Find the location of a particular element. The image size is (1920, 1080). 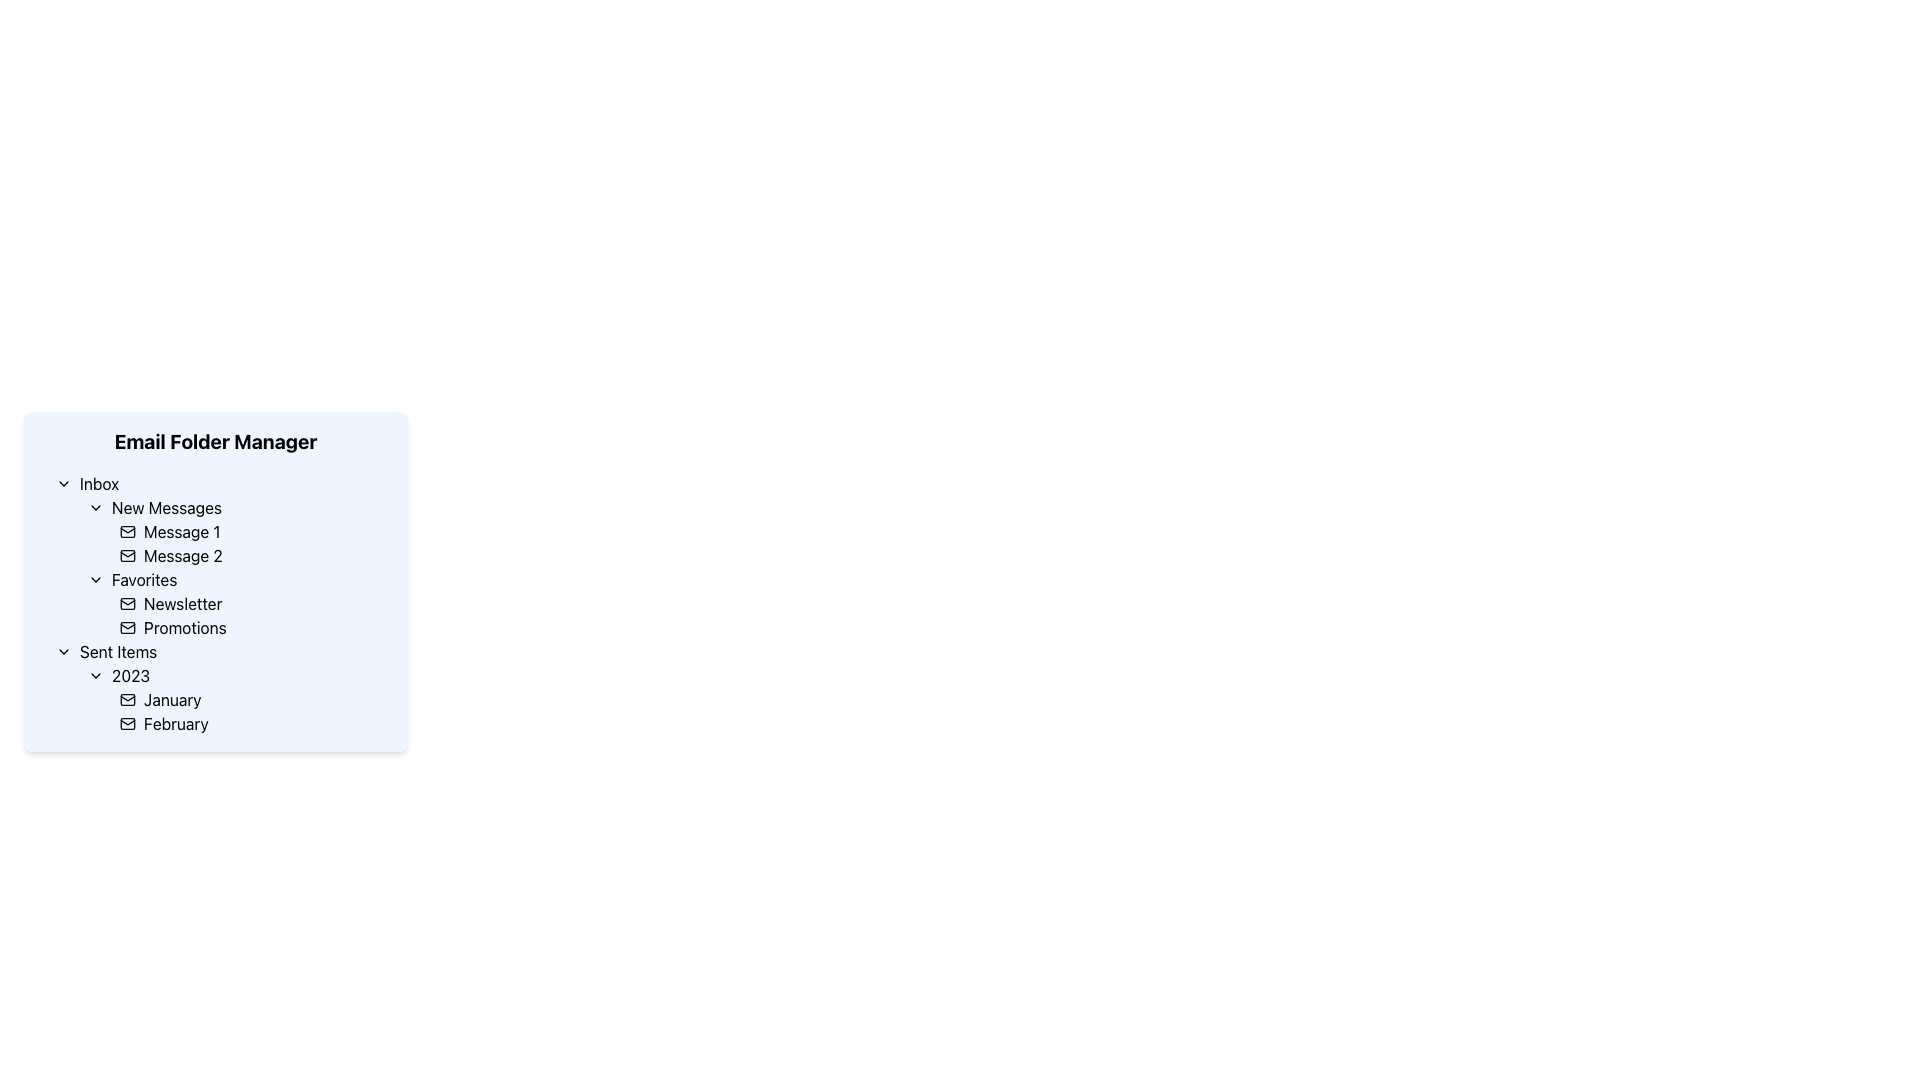

the 'Newsletter' selectable list item located in the 'Favorites' section of the 'Email Folder Manager' interface is located at coordinates (254, 603).